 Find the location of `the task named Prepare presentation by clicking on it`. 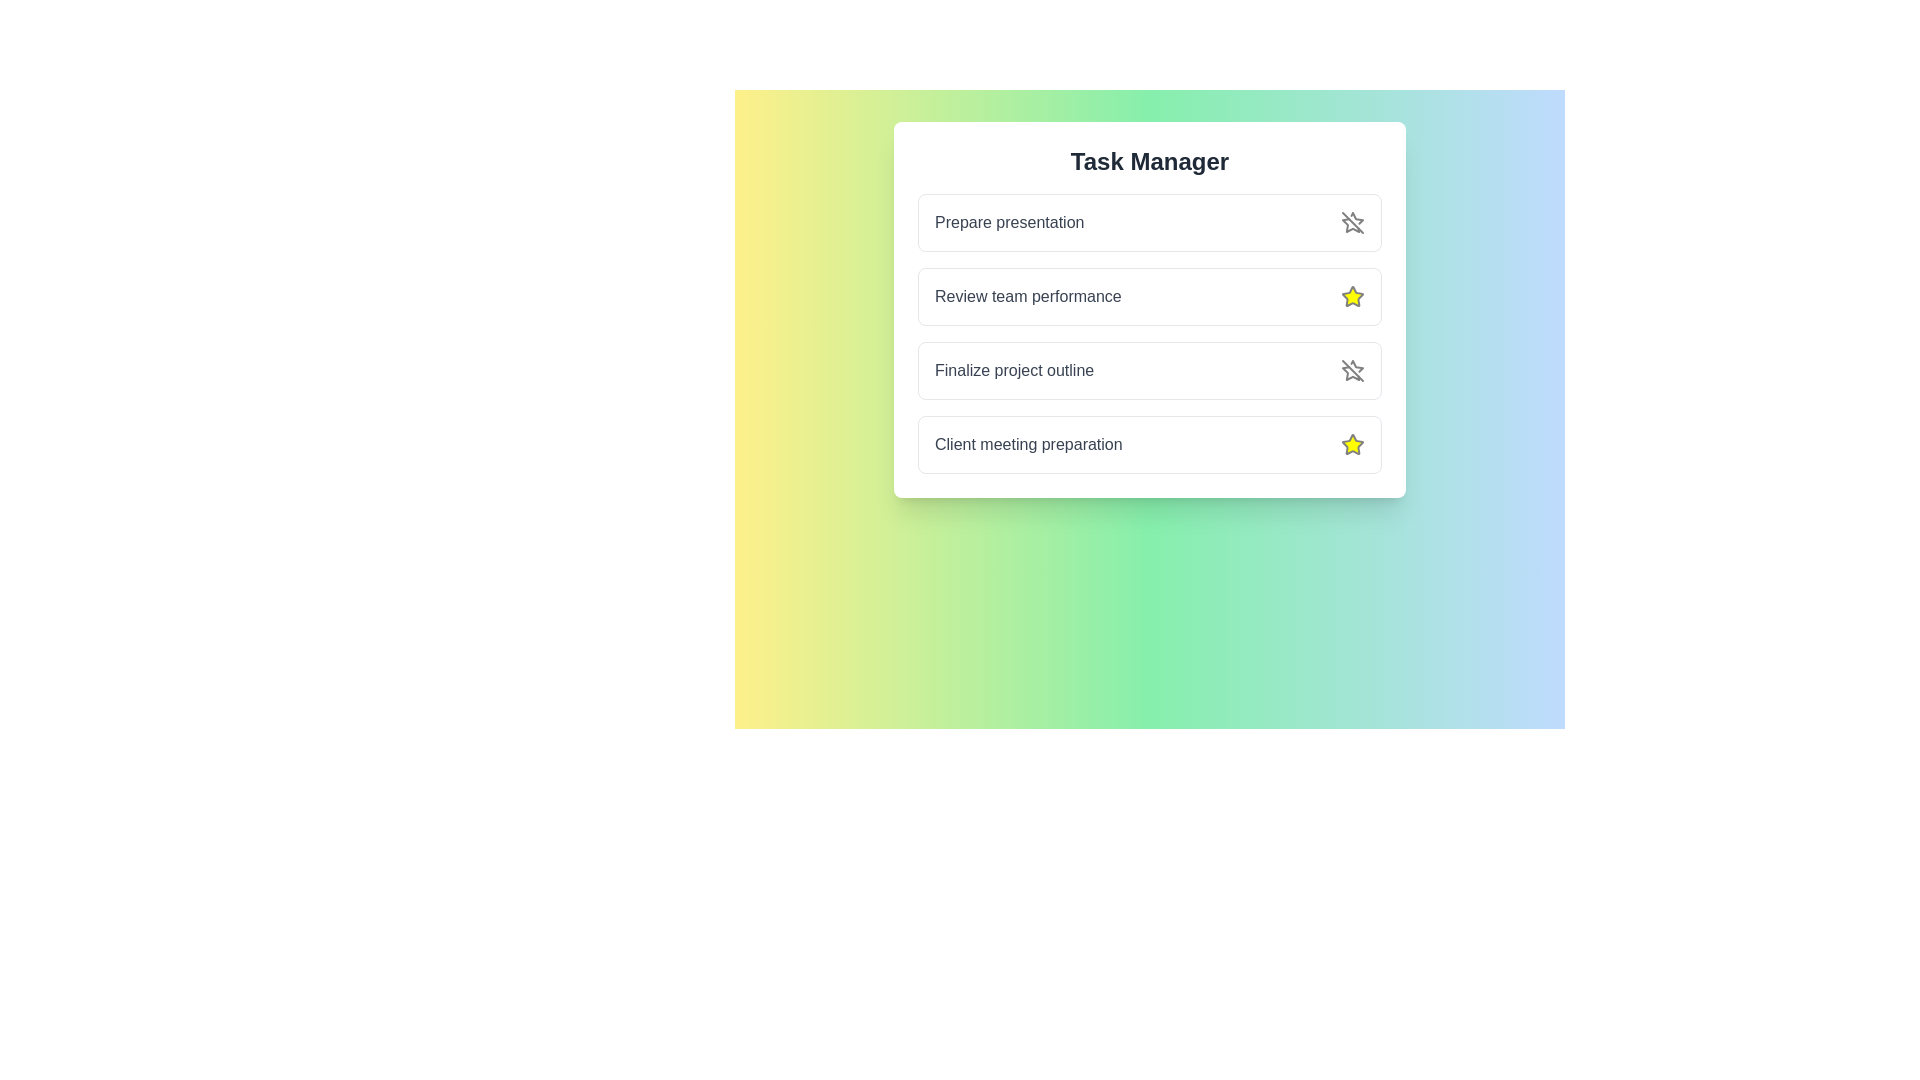

the task named Prepare presentation by clicking on it is located at coordinates (1009, 223).